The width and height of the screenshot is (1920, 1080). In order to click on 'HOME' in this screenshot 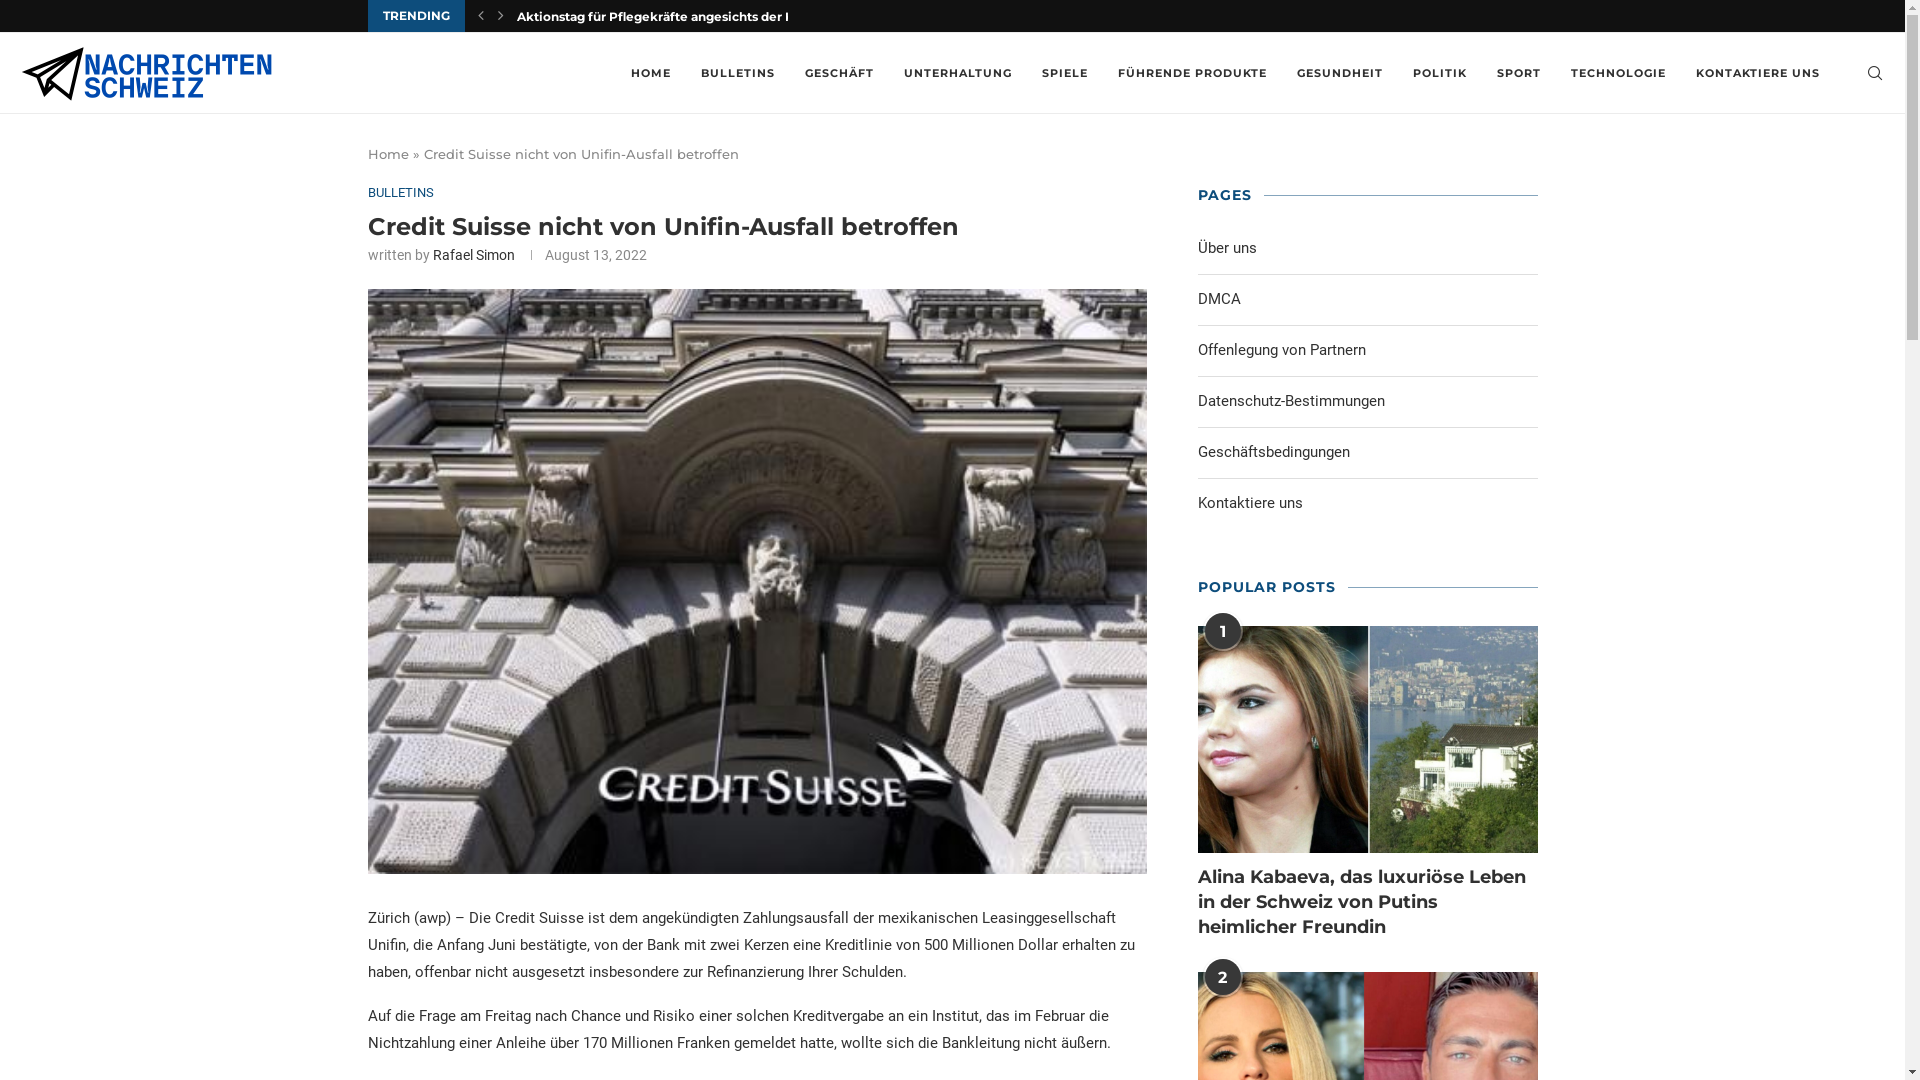, I will do `click(651, 72)`.